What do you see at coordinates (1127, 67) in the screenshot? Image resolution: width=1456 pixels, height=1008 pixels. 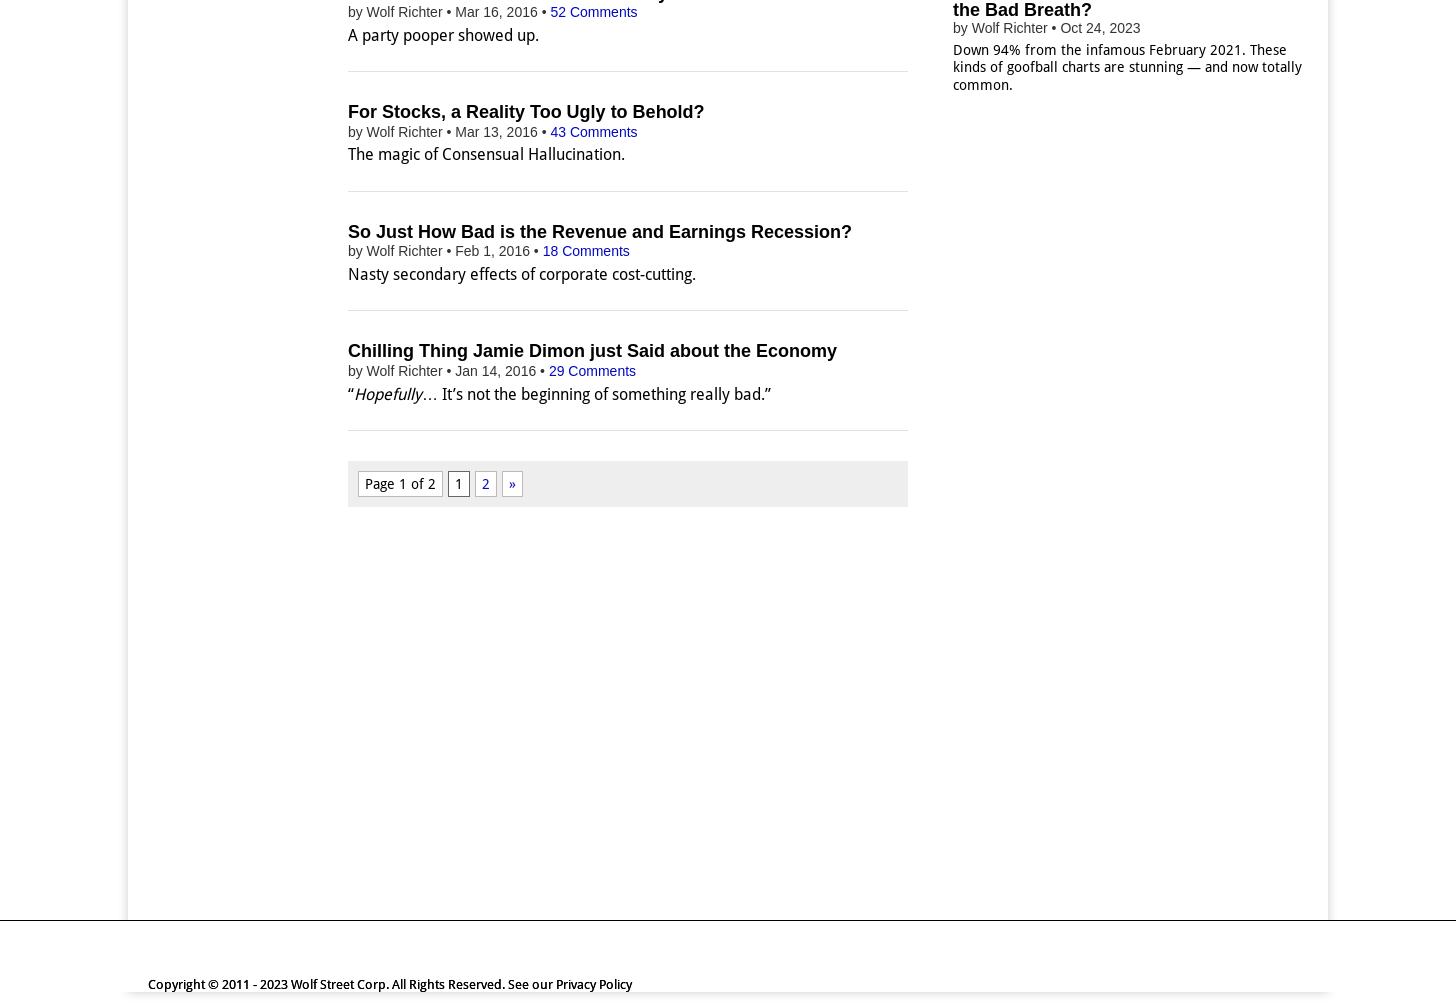 I see `'Down 94% from the infamous February 2021. These kinds of goofball charts are stunning — and now totally common.'` at bounding box center [1127, 67].